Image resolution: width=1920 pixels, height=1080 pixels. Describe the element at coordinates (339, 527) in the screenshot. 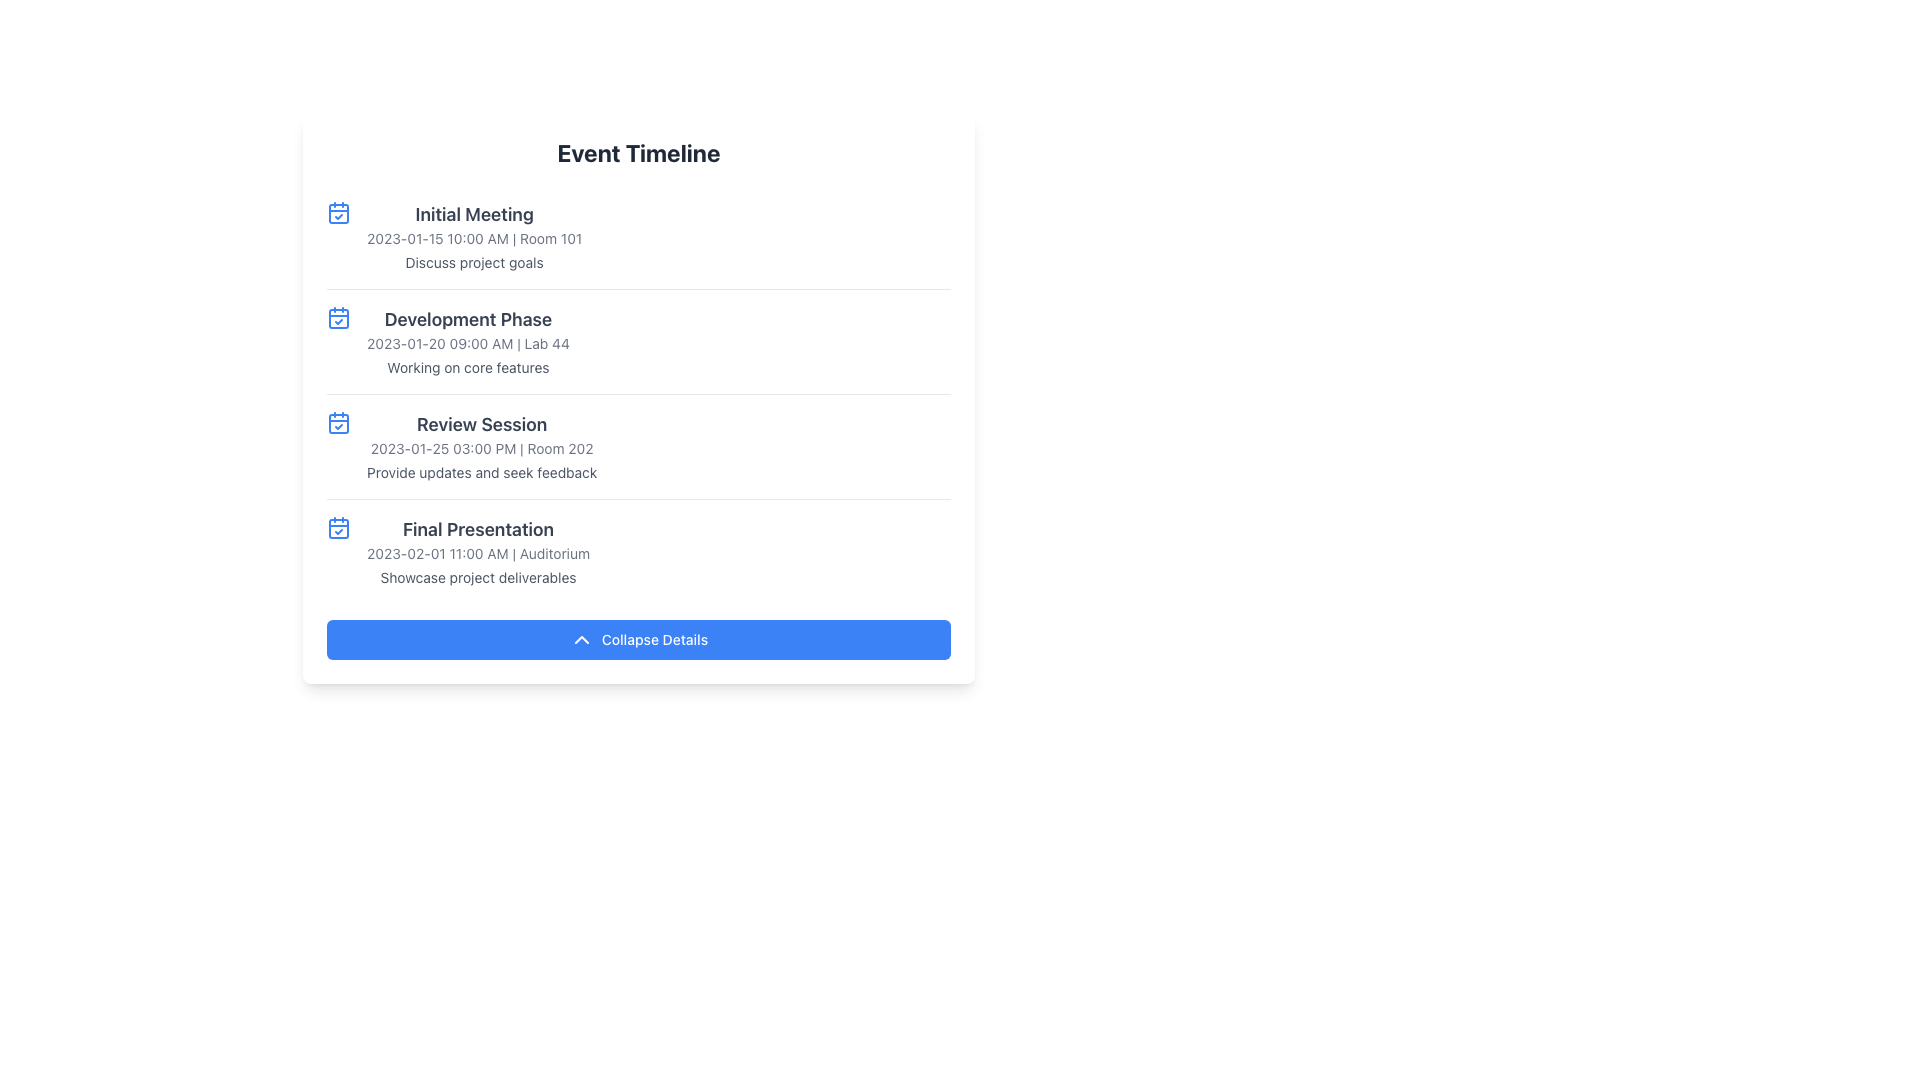

I see `the blue calendar icon with a checkmark located to the left of the 'Final Presentation' text in the fourth row of the timeline for additional event details or actions` at that location.